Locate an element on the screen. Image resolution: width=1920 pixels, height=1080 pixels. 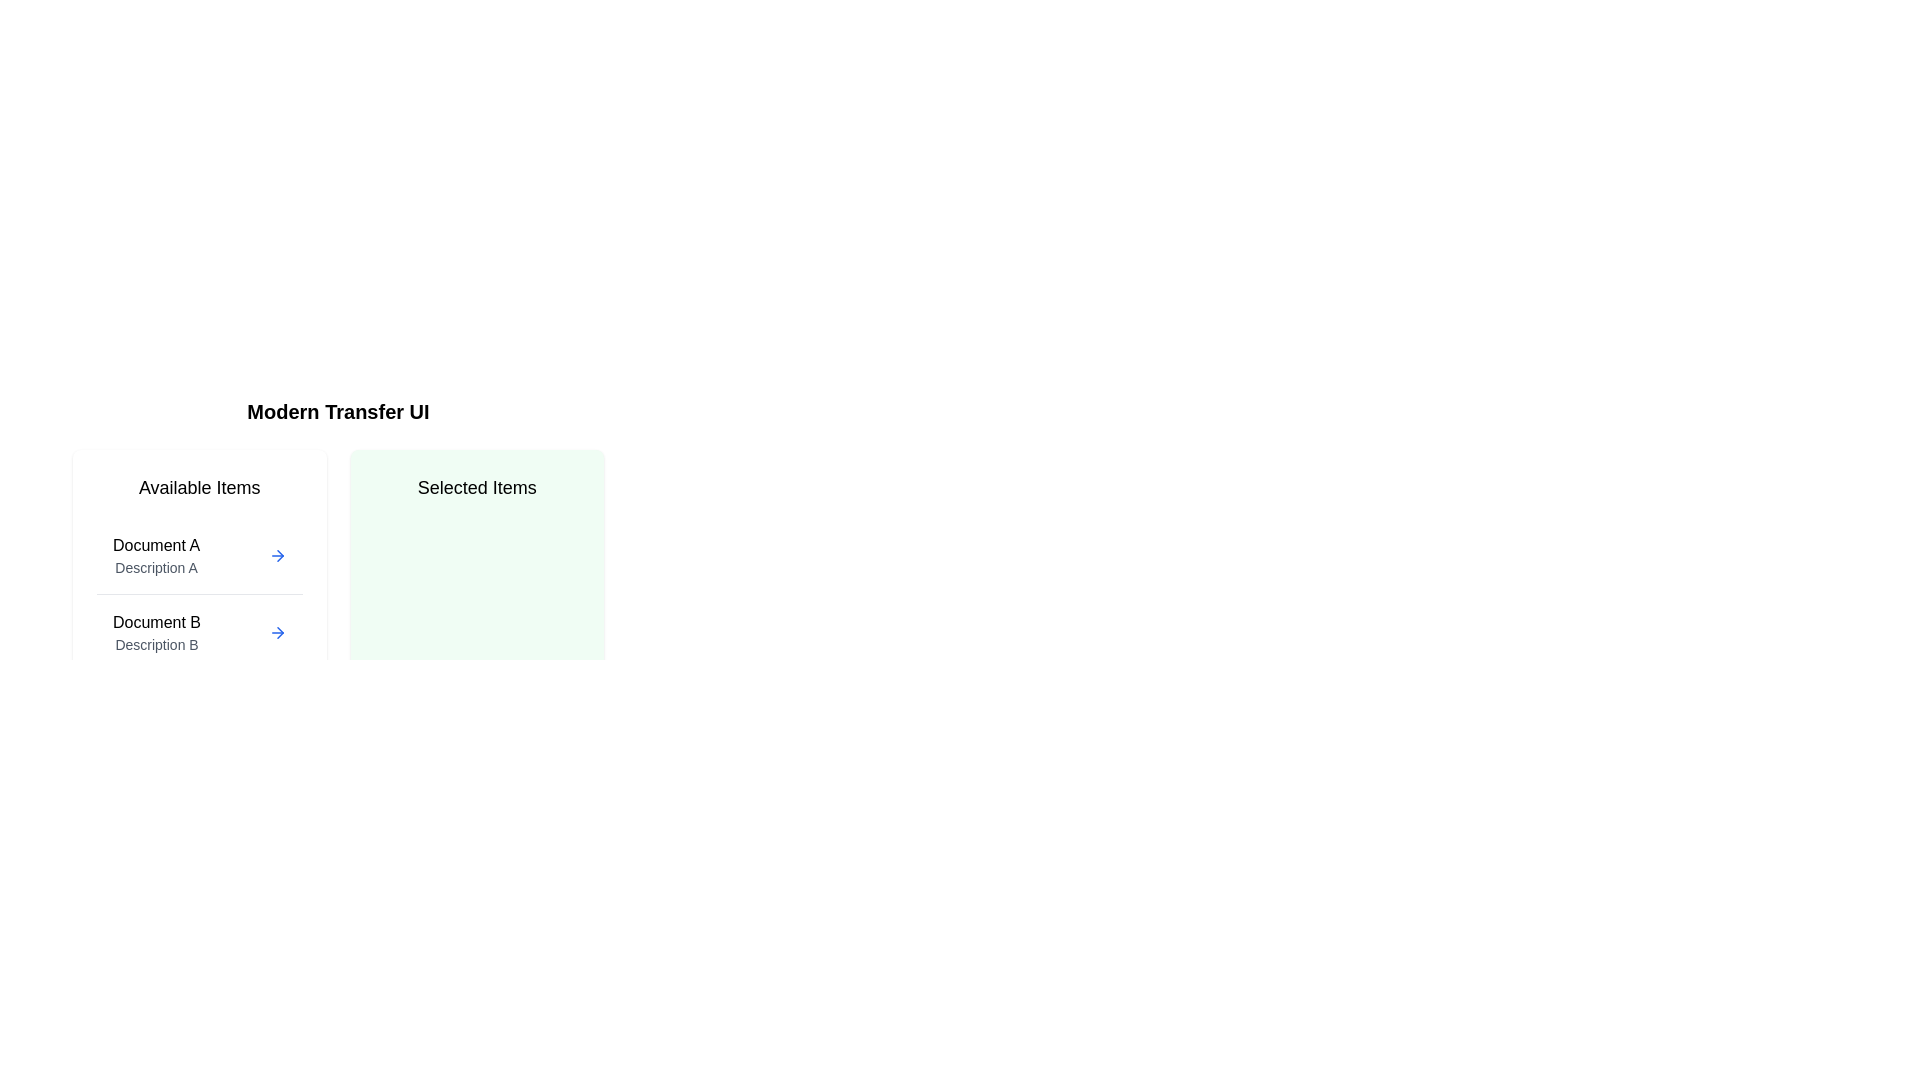
the first list item labeled 'Document A' is located at coordinates (199, 556).